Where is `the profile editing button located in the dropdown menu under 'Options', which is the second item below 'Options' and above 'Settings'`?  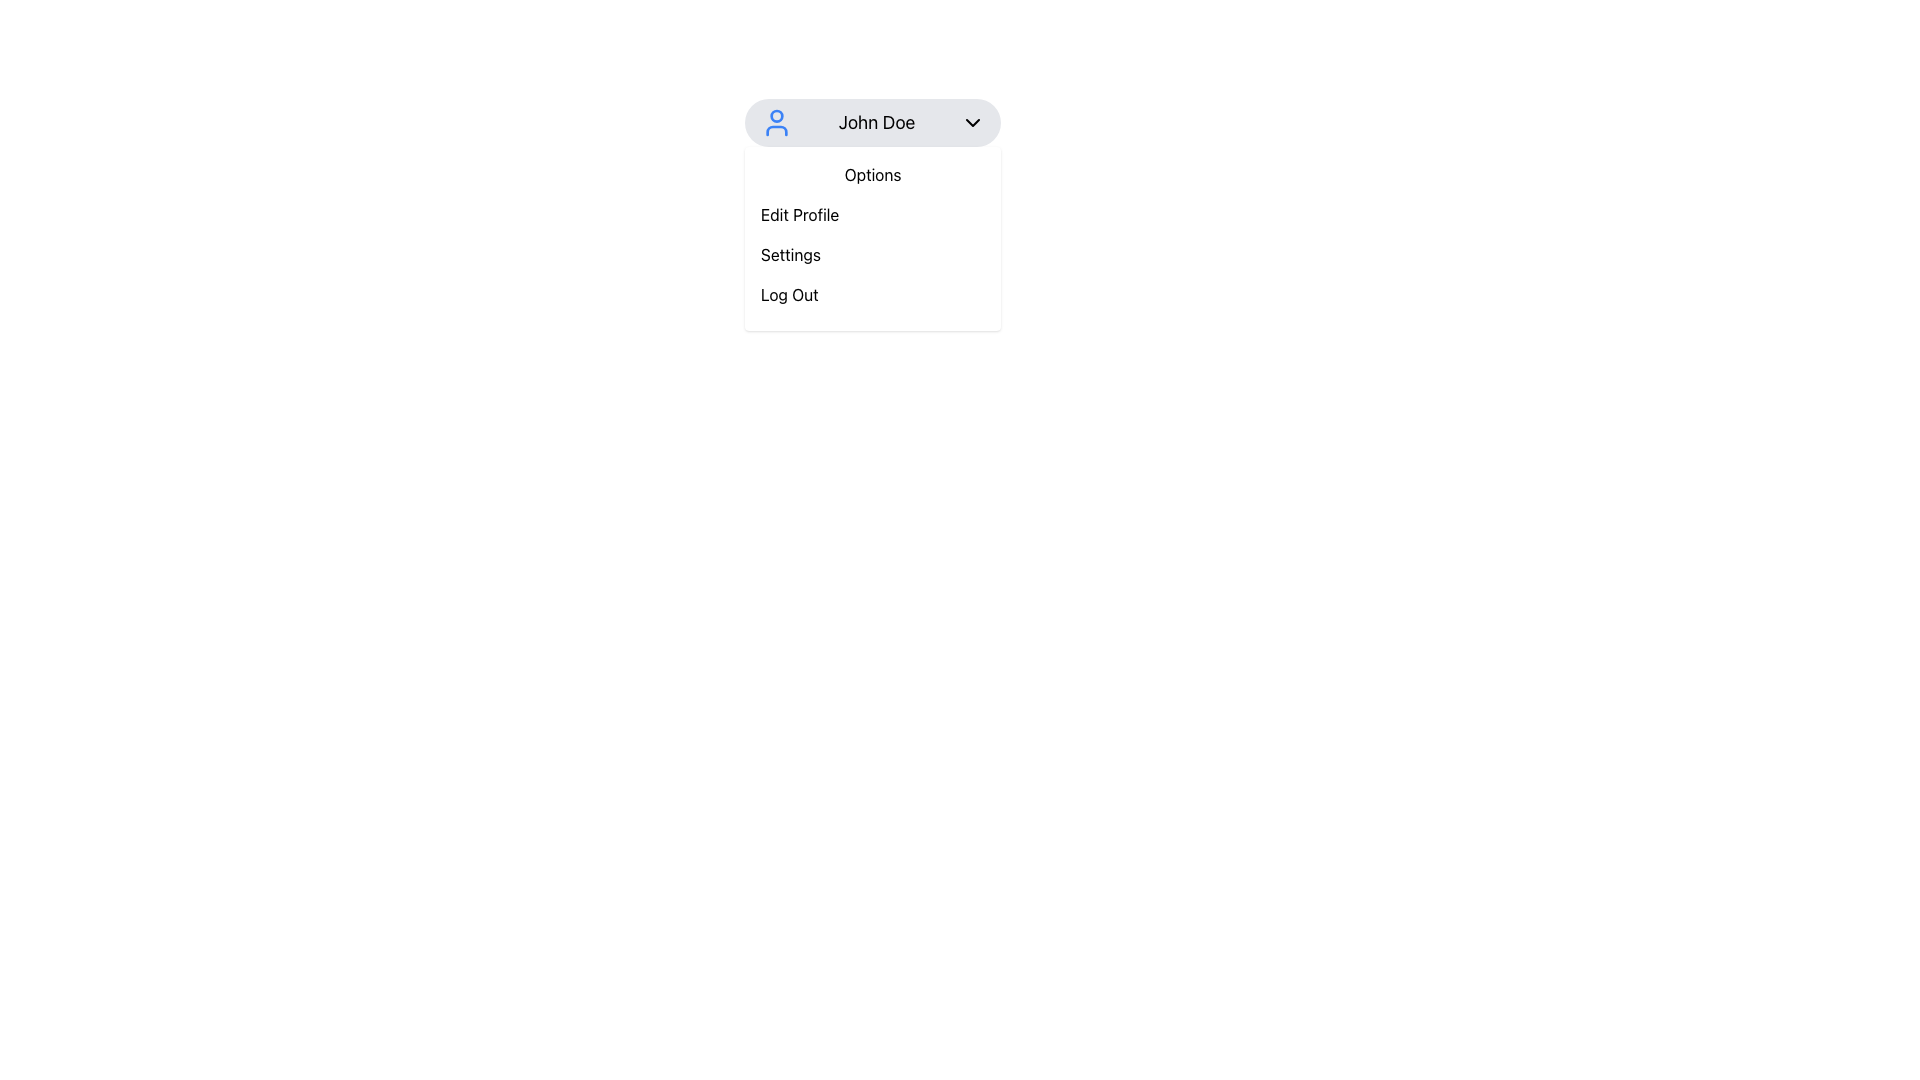 the profile editing button located in the dropdown menu under 'Options', which is the second item below 'Options' and above 'Settings' is located at coordinates (873, 215).